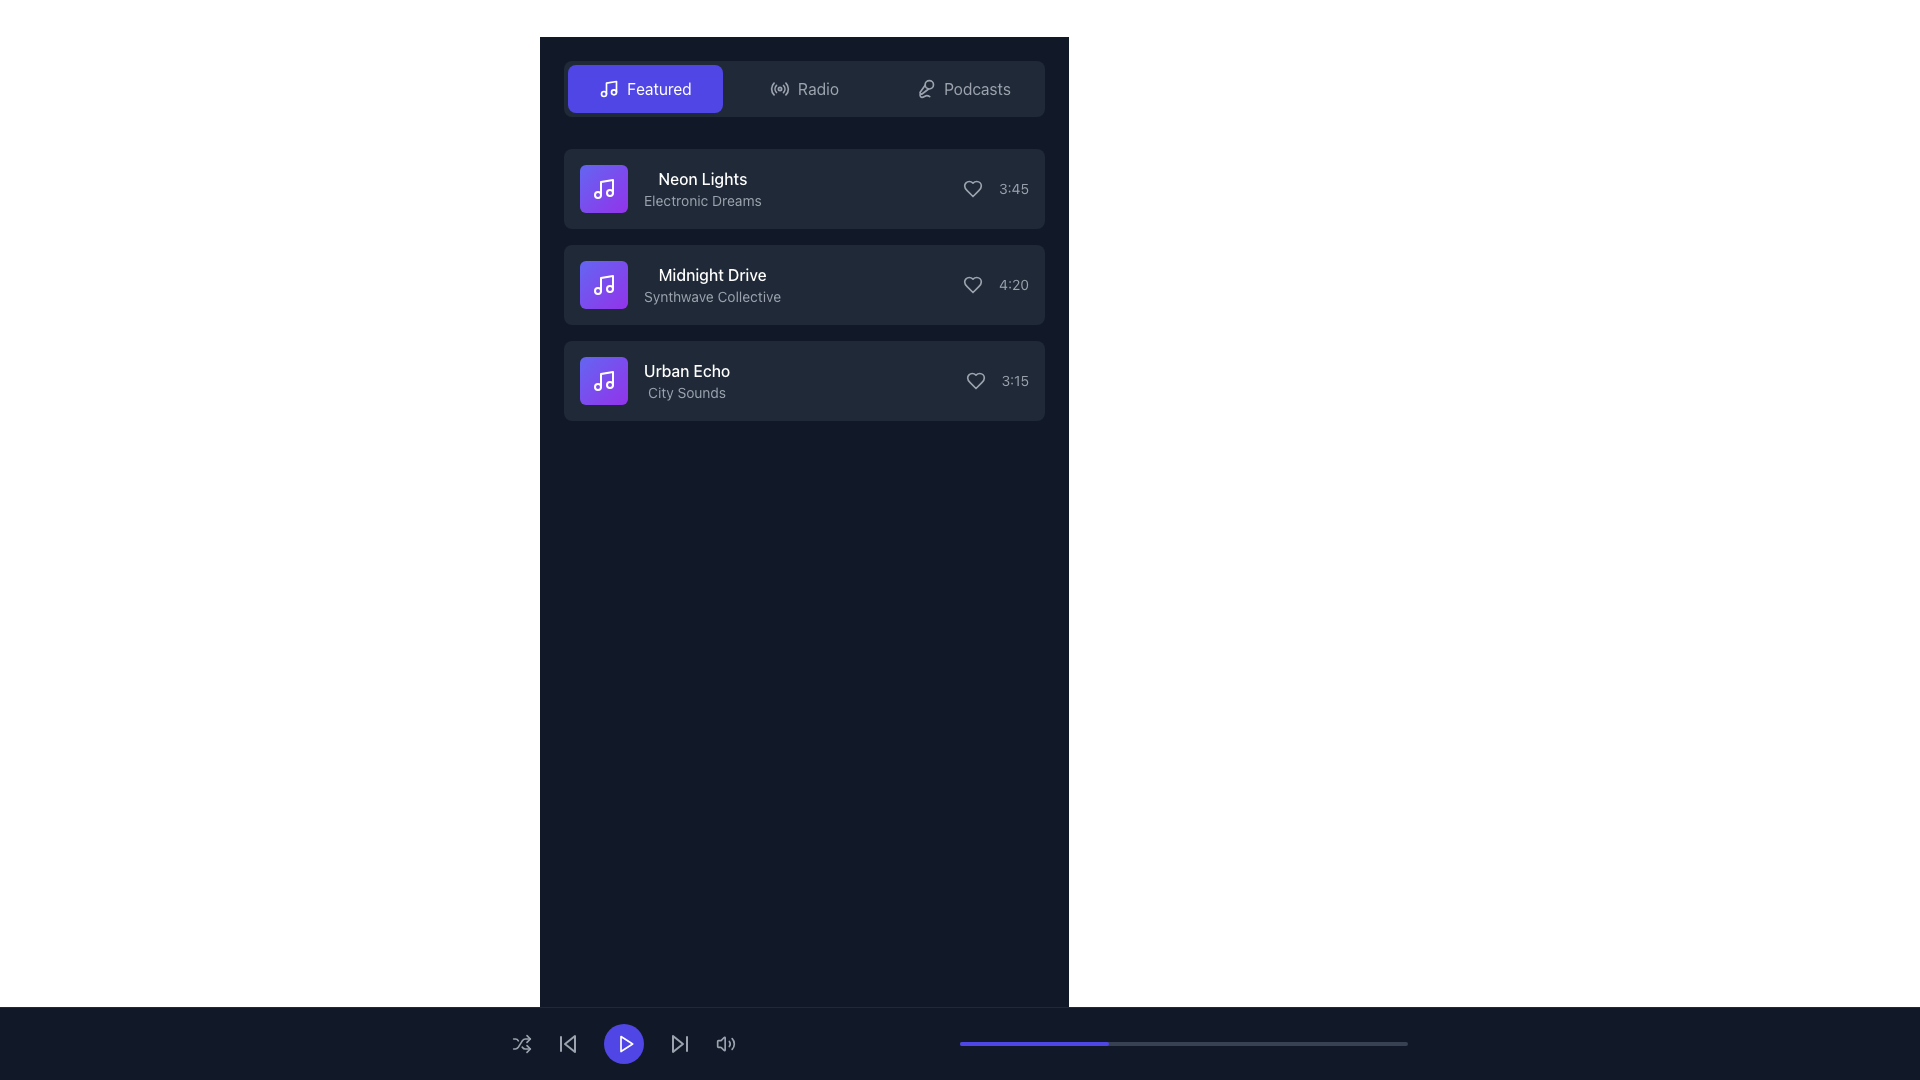 The height and width of the screenshot is (1080, 1920). Describe the element at coordinates (996, 189) in the screenshot. I see `the text label displaying the duration '3:45' styled in light gray font, located at the topmost music entry labeled 'Neon Lights' on the far right of the row, immediately to the right of a heart icon` at that location.